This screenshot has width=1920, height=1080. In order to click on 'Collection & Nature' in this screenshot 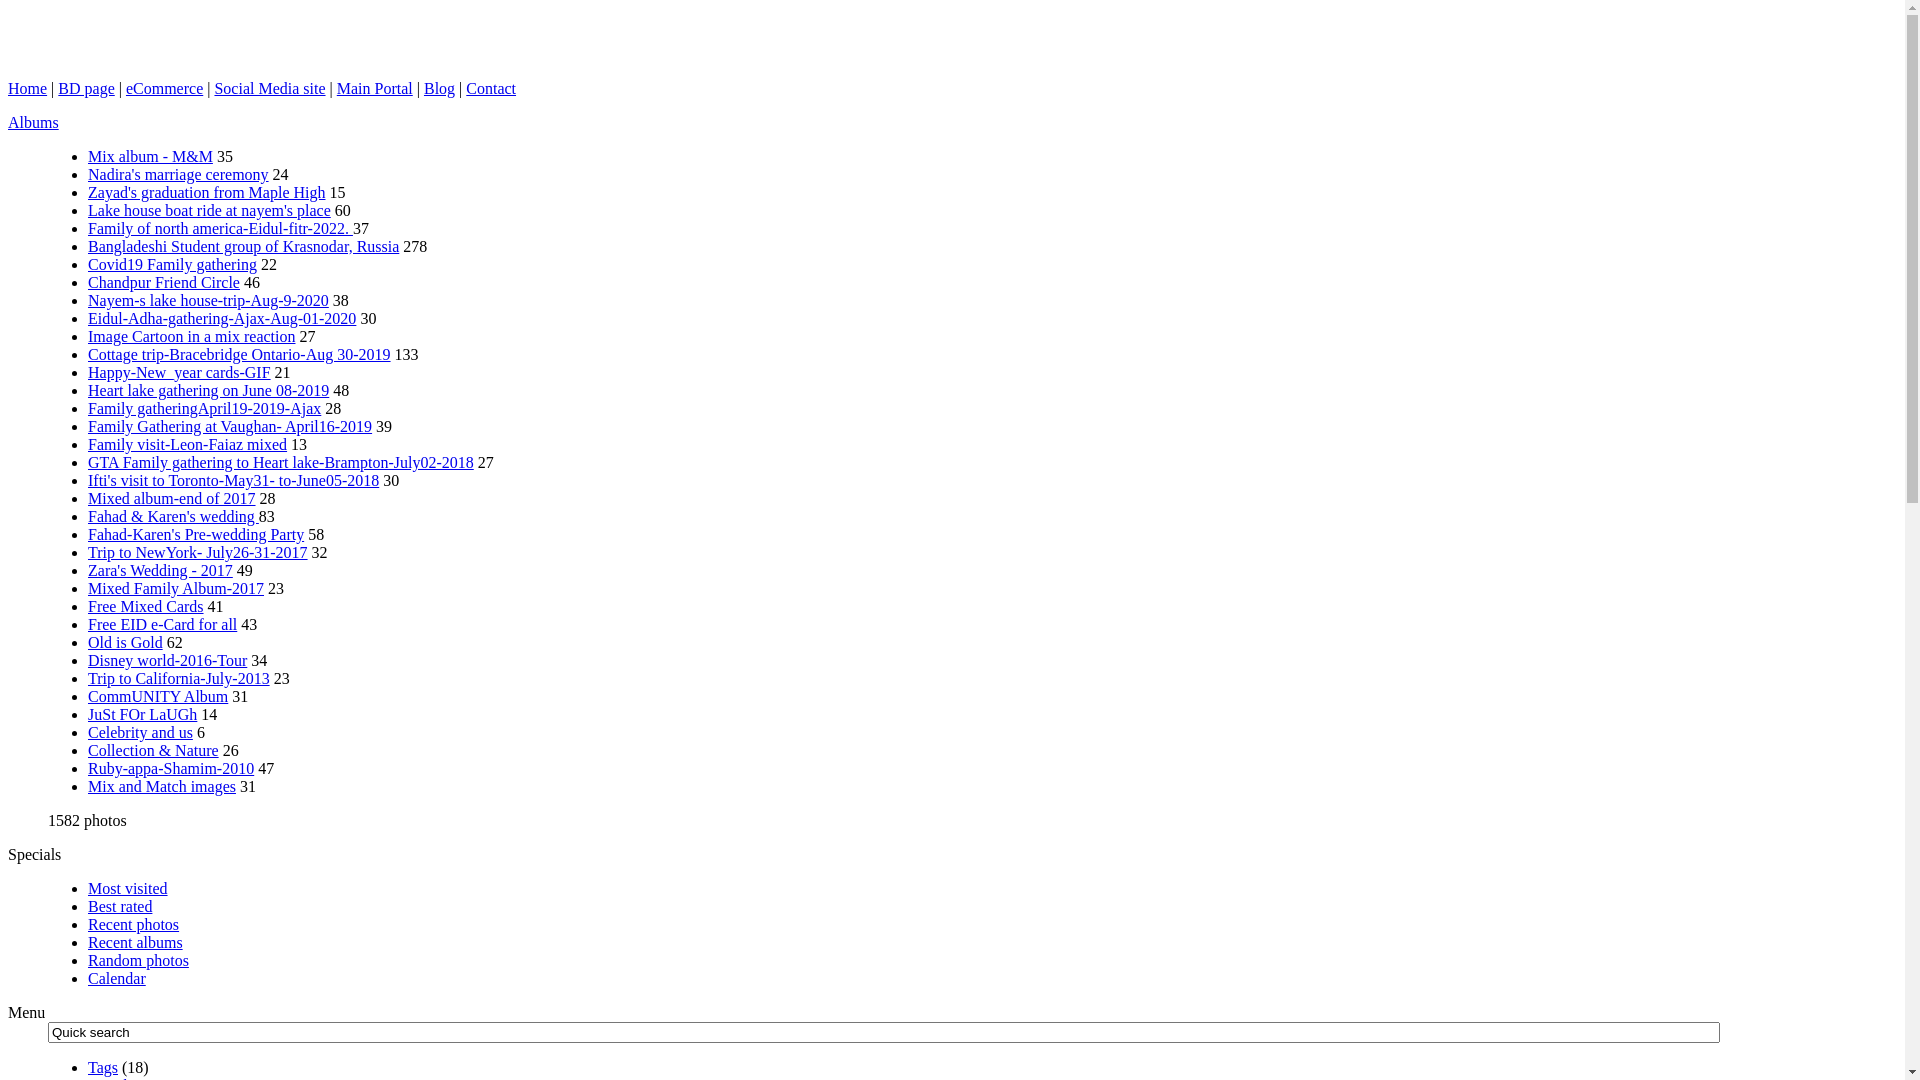, I will do `click(152, 750)`.